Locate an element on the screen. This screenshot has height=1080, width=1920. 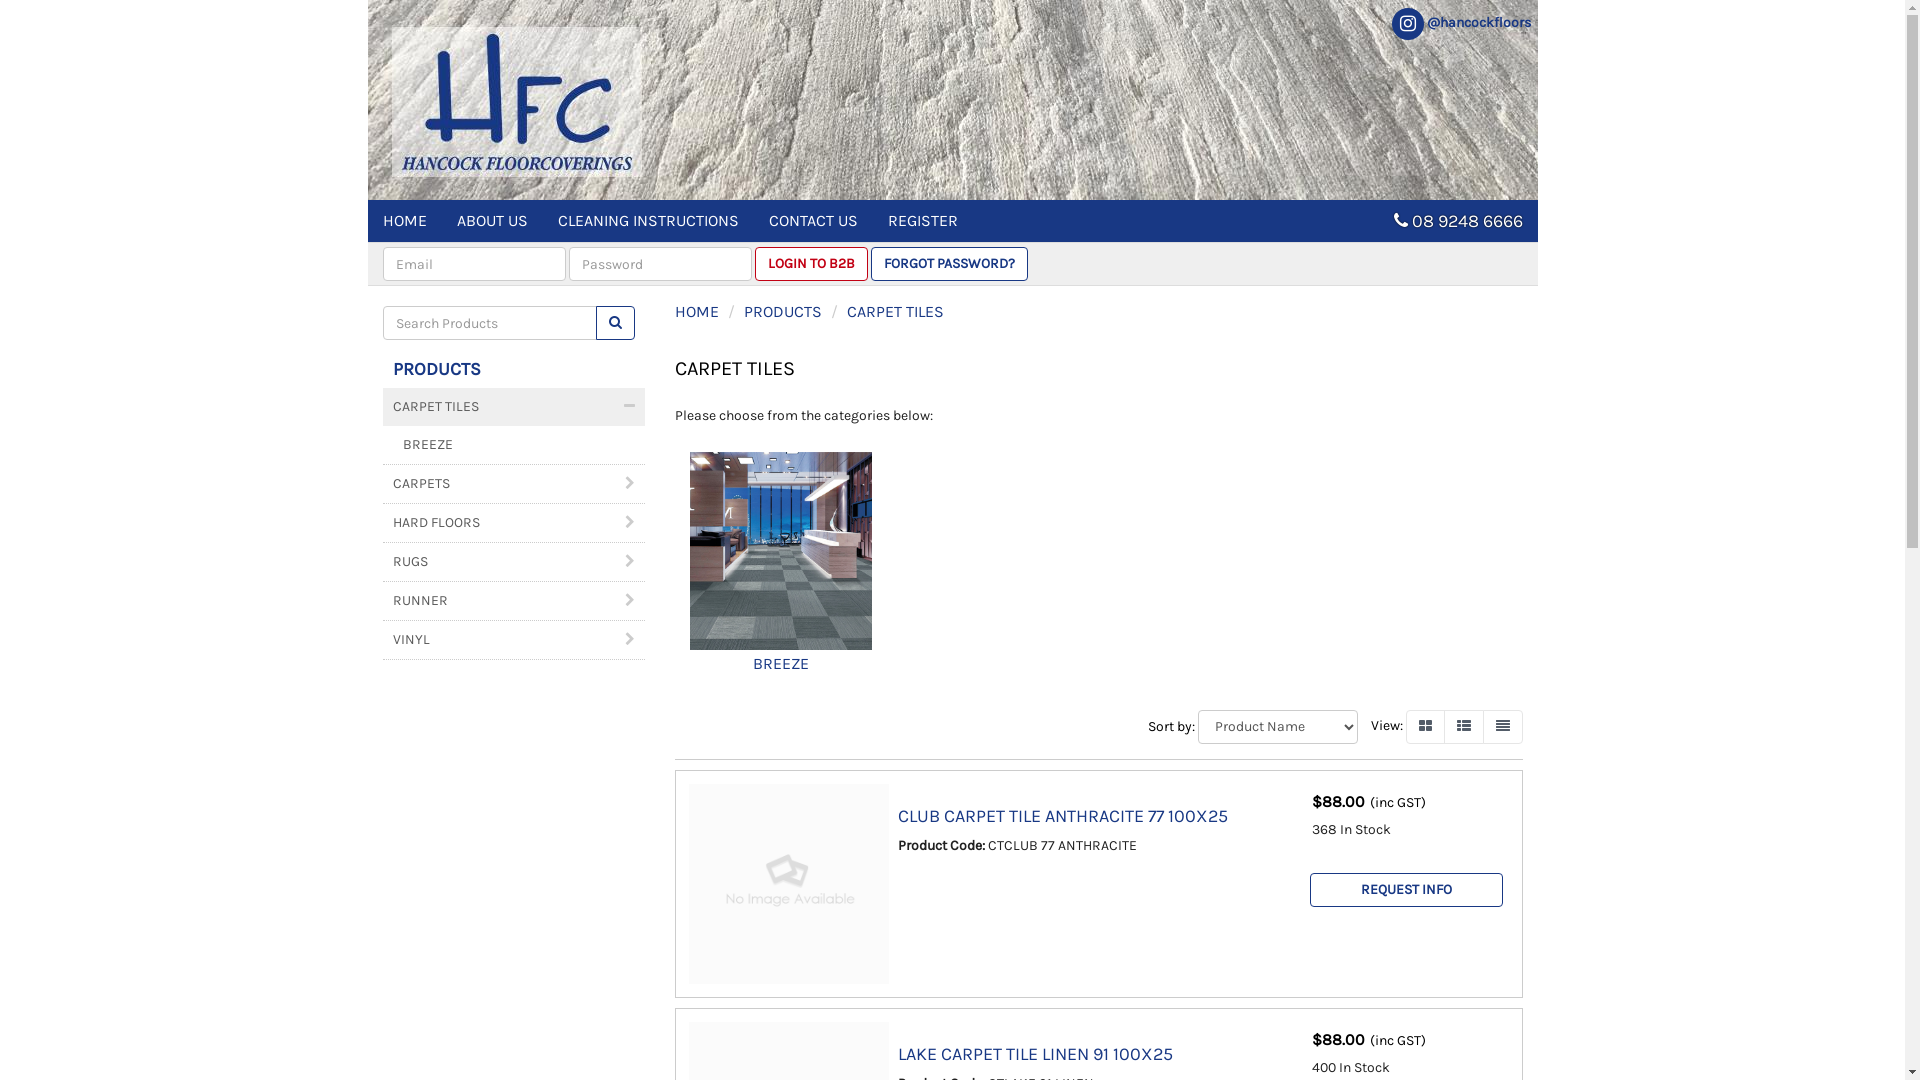
'CLEANING INSTRUCTIONS' is located at coordinates (647, 220).